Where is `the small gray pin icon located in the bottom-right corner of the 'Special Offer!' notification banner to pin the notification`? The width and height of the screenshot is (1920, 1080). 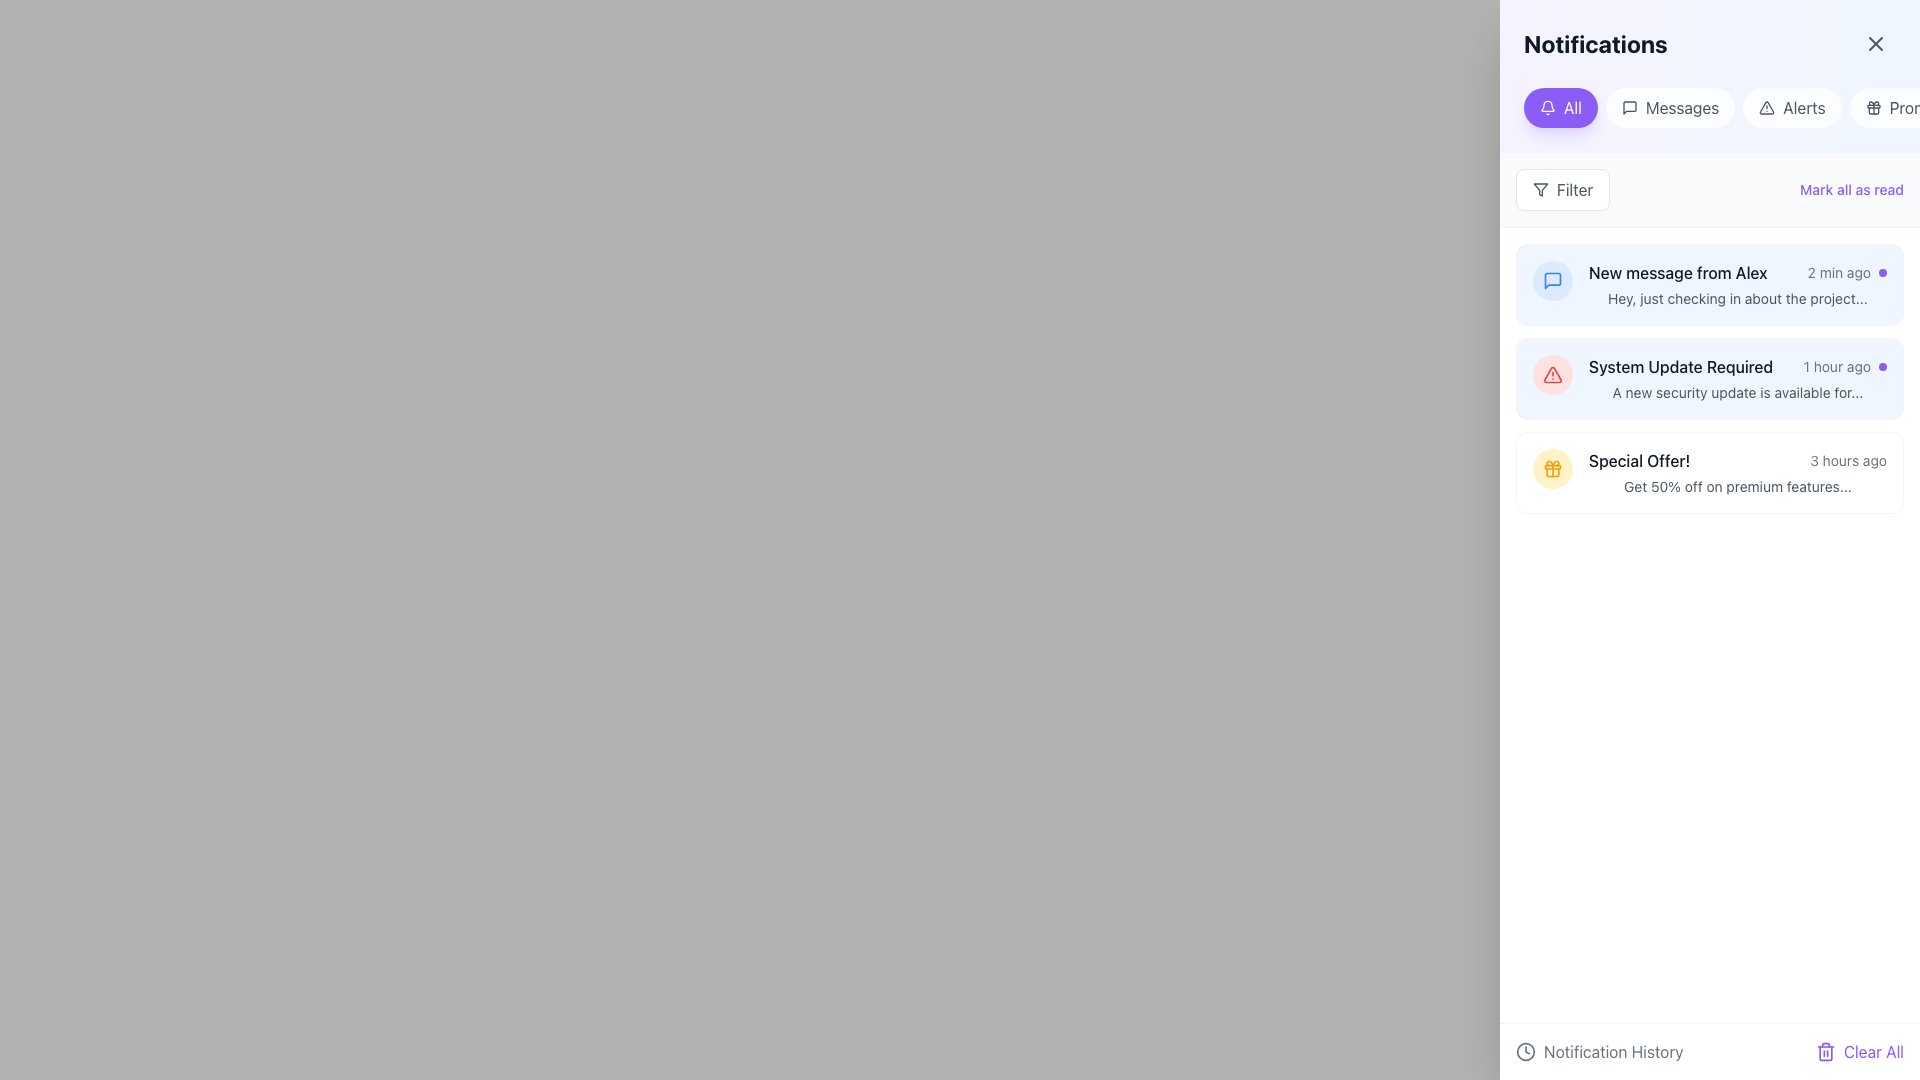
the small gray pin icon located in the bottom-right corner of the 'Special Offer!' notification banner to pin the notification is located at coordinates (1830, 473).